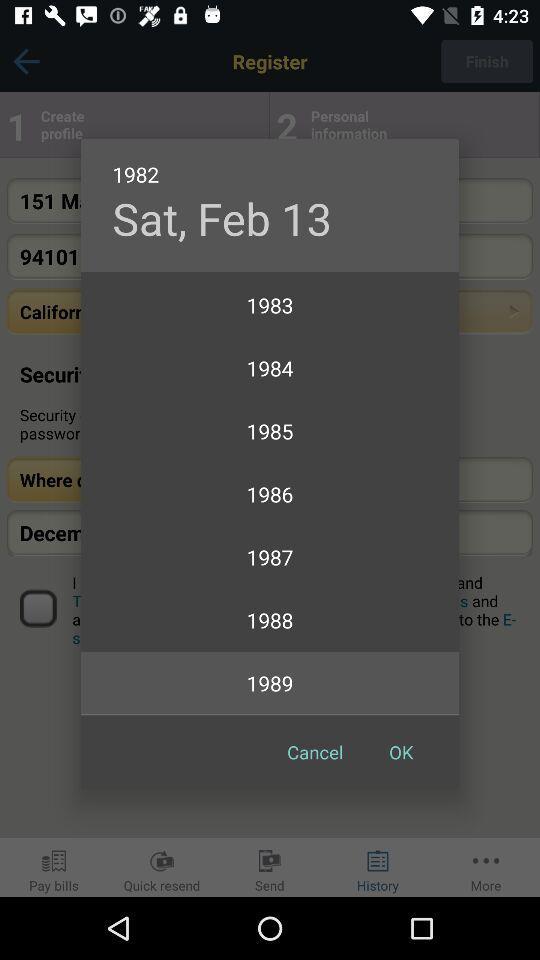 Image resolution: width=540 pixels, height=960 pixels. I want to click on app below 1982 icon, so click(221, 218).